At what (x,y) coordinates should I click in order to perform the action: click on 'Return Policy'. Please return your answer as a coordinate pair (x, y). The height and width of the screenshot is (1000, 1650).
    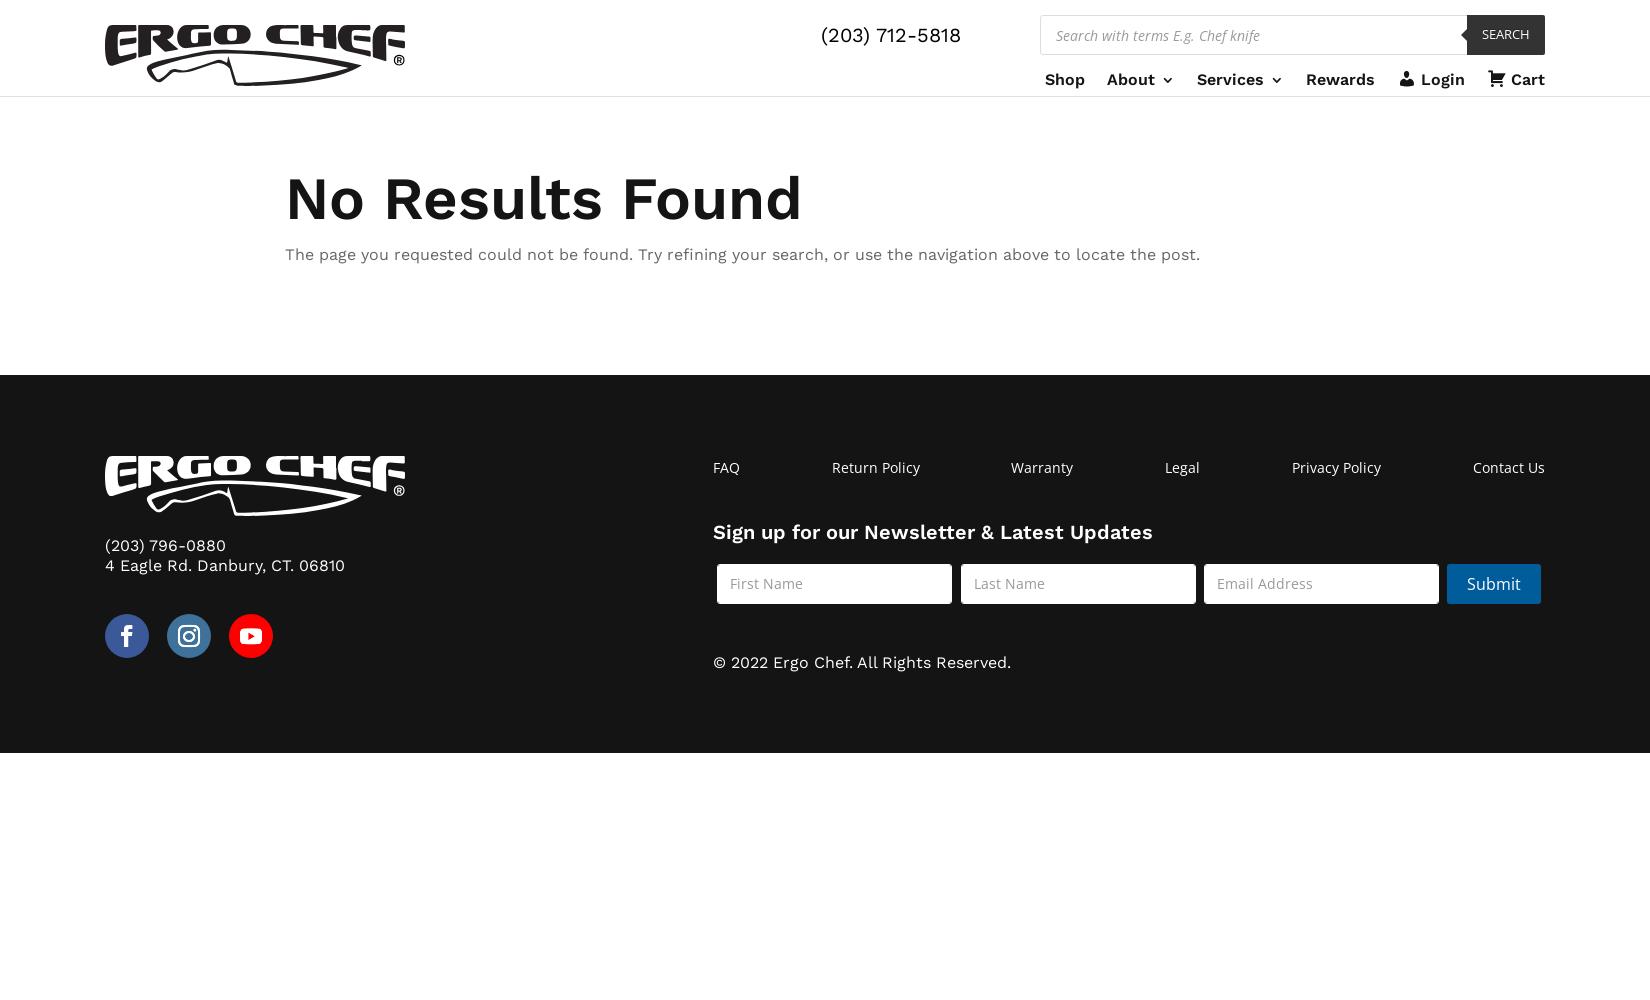
    Looking at the image, I should click on (830, 466).